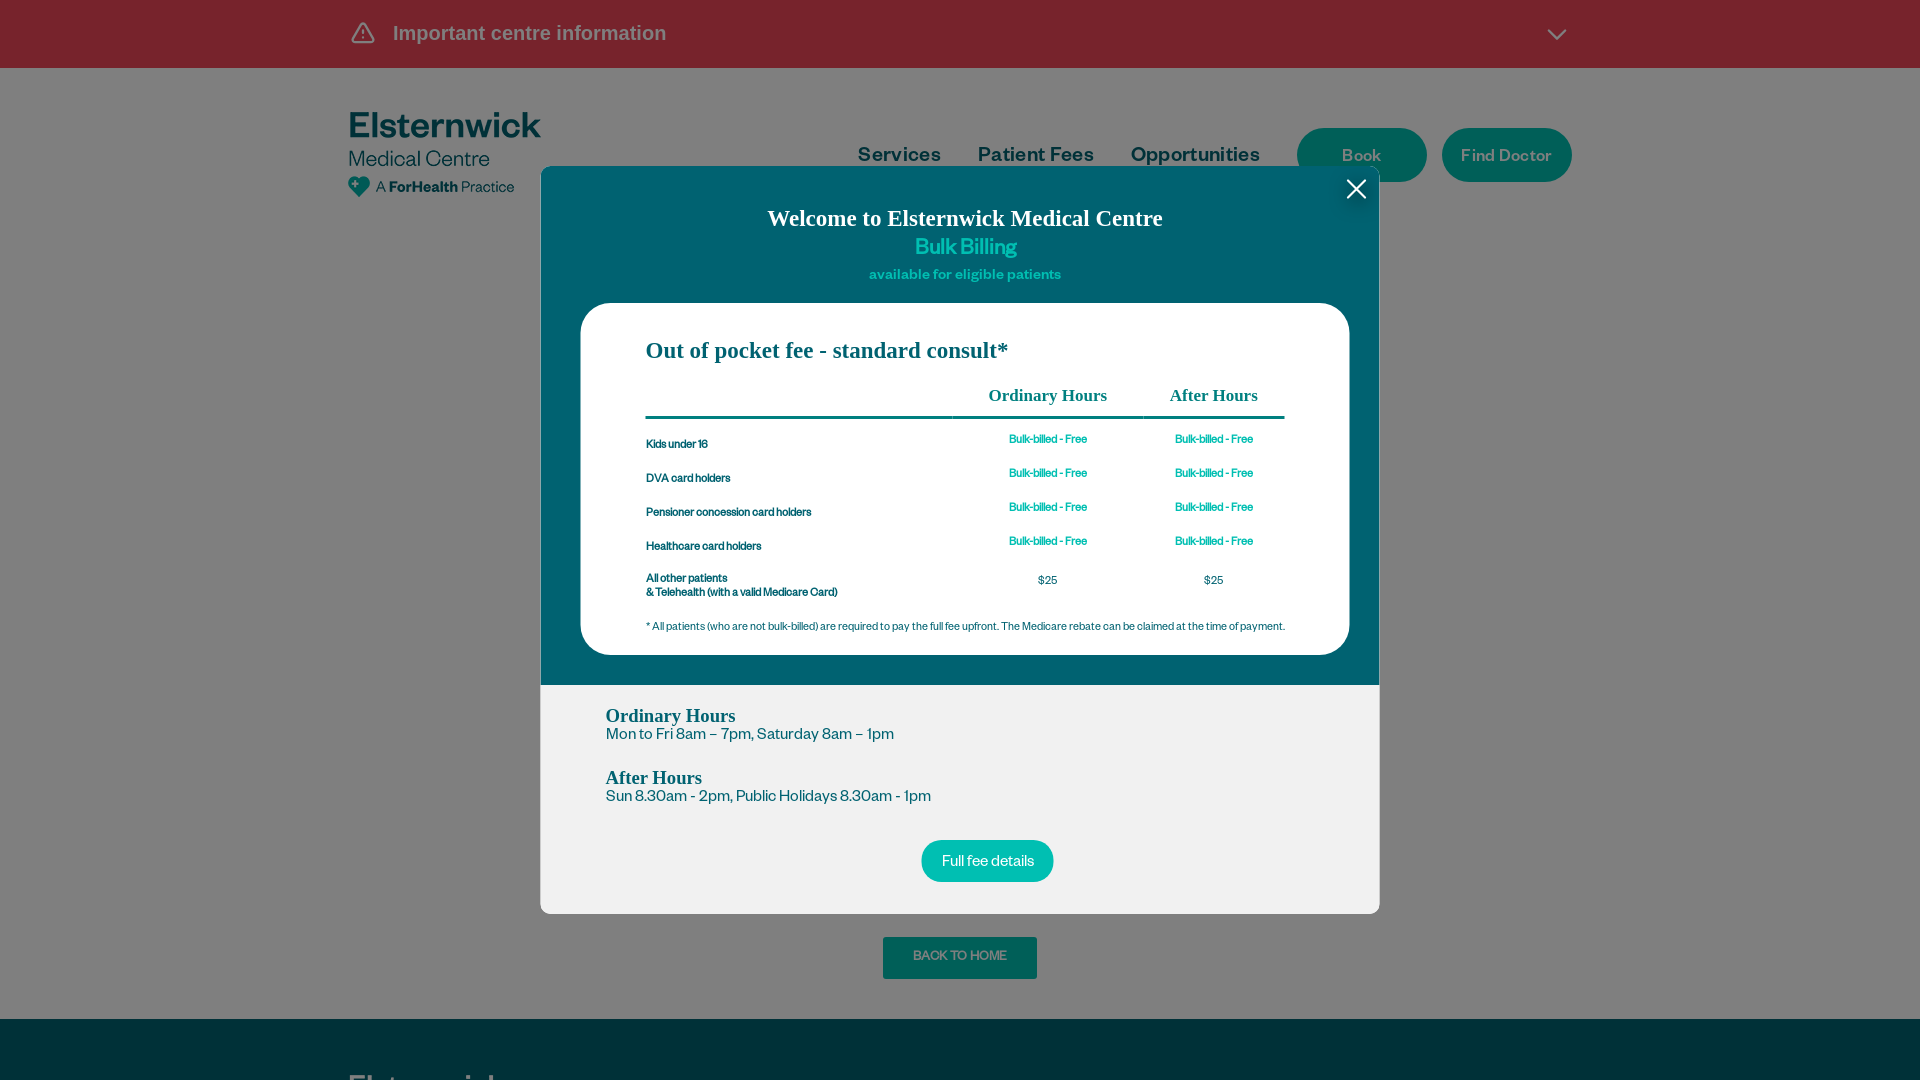  What do you see at coordinates (960, 33) in the screenshot?
I see `'Important centre information'` at bounding box center [960, 33].